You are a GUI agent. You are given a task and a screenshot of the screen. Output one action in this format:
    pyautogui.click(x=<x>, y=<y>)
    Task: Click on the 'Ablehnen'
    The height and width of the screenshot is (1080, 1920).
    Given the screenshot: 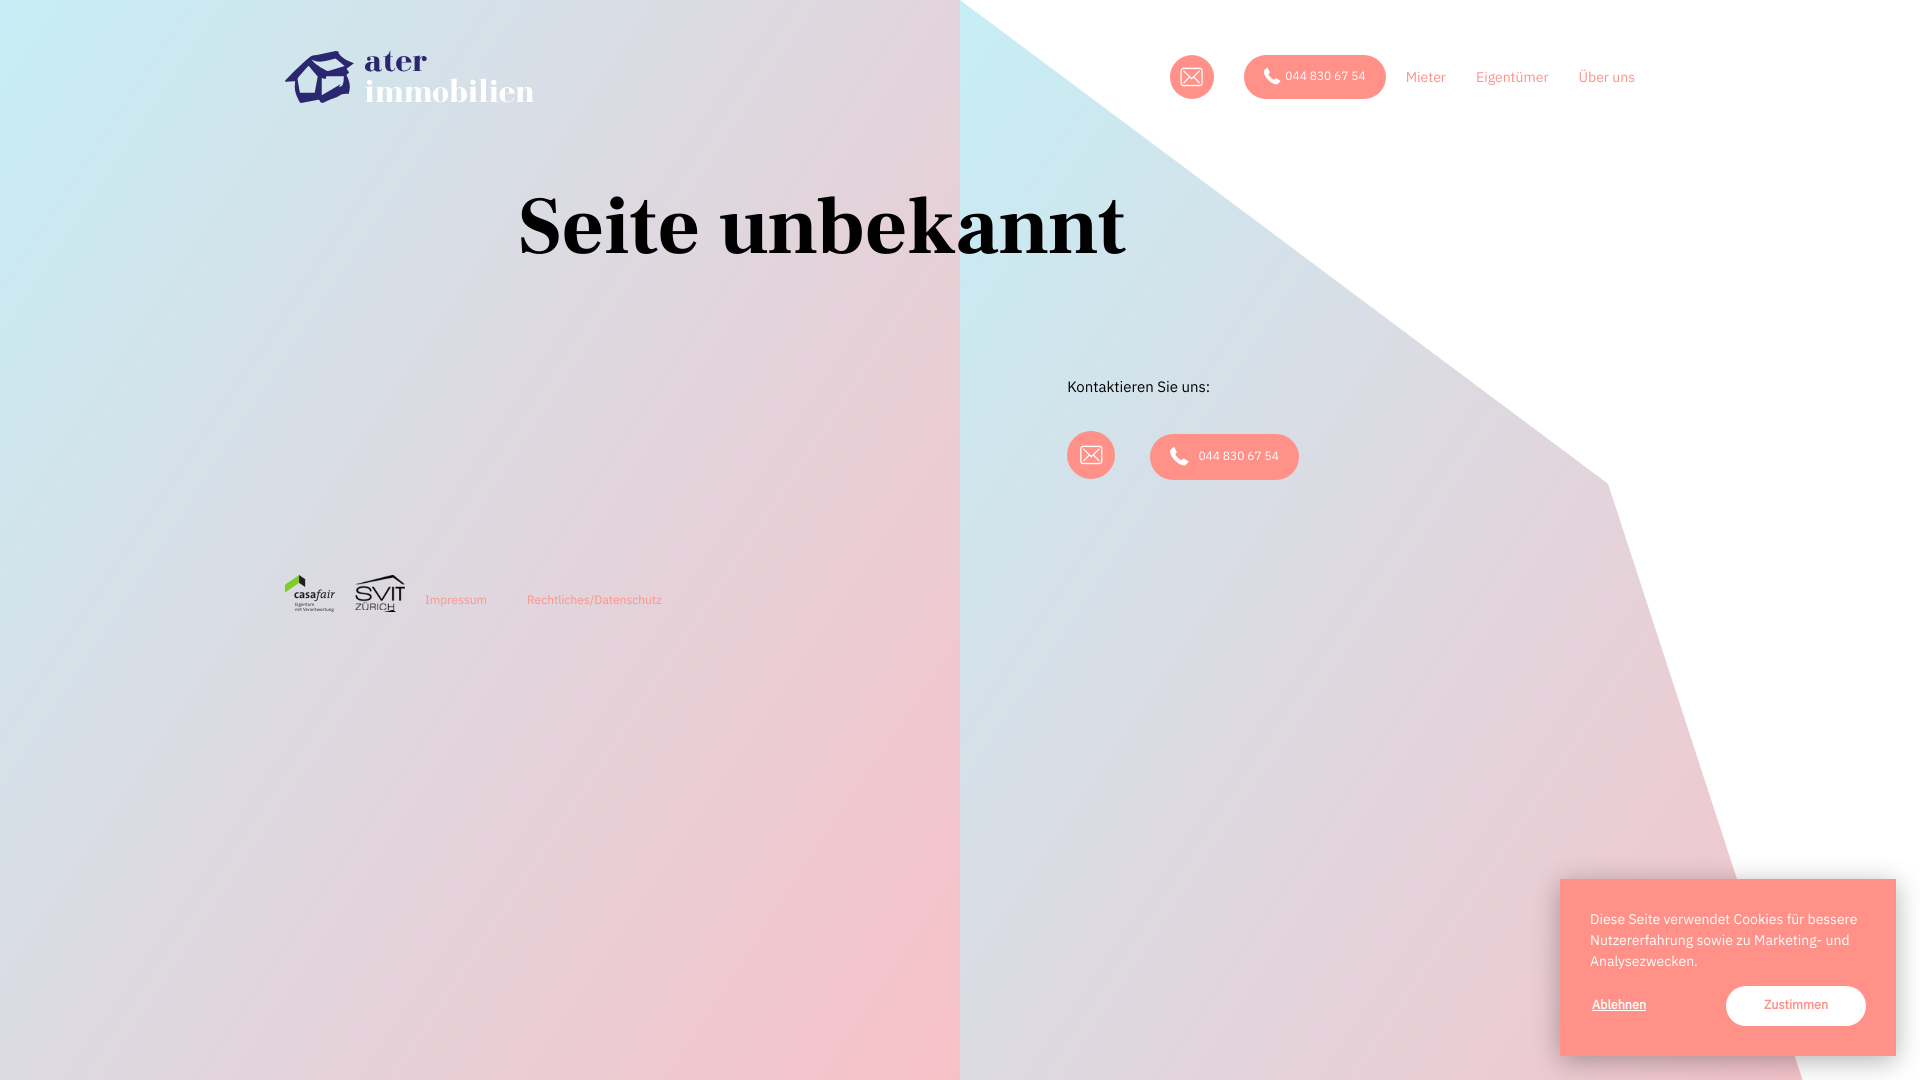 What is the action you would take?
    pyautogui.click(x=1655, y=1006)
    